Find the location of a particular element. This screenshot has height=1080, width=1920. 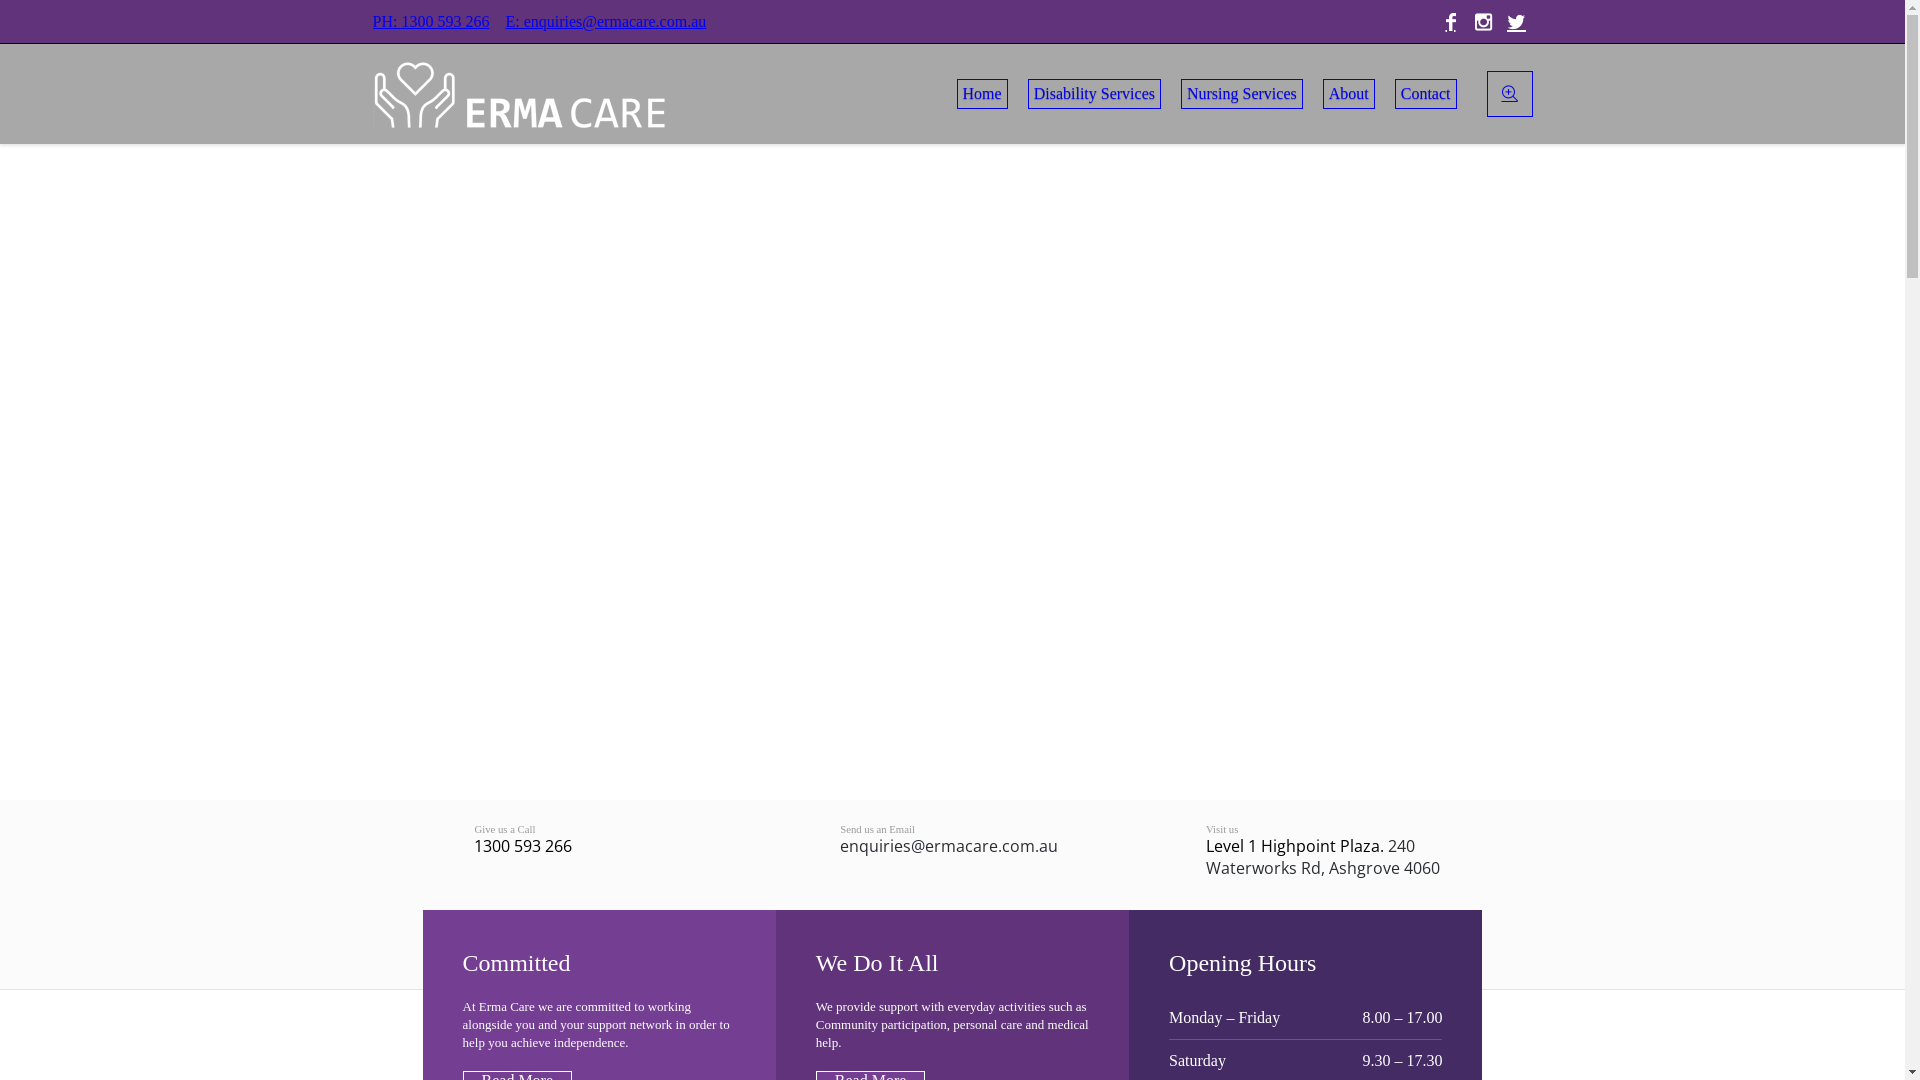

'Facebook' is located at coordinates (1449, 22).